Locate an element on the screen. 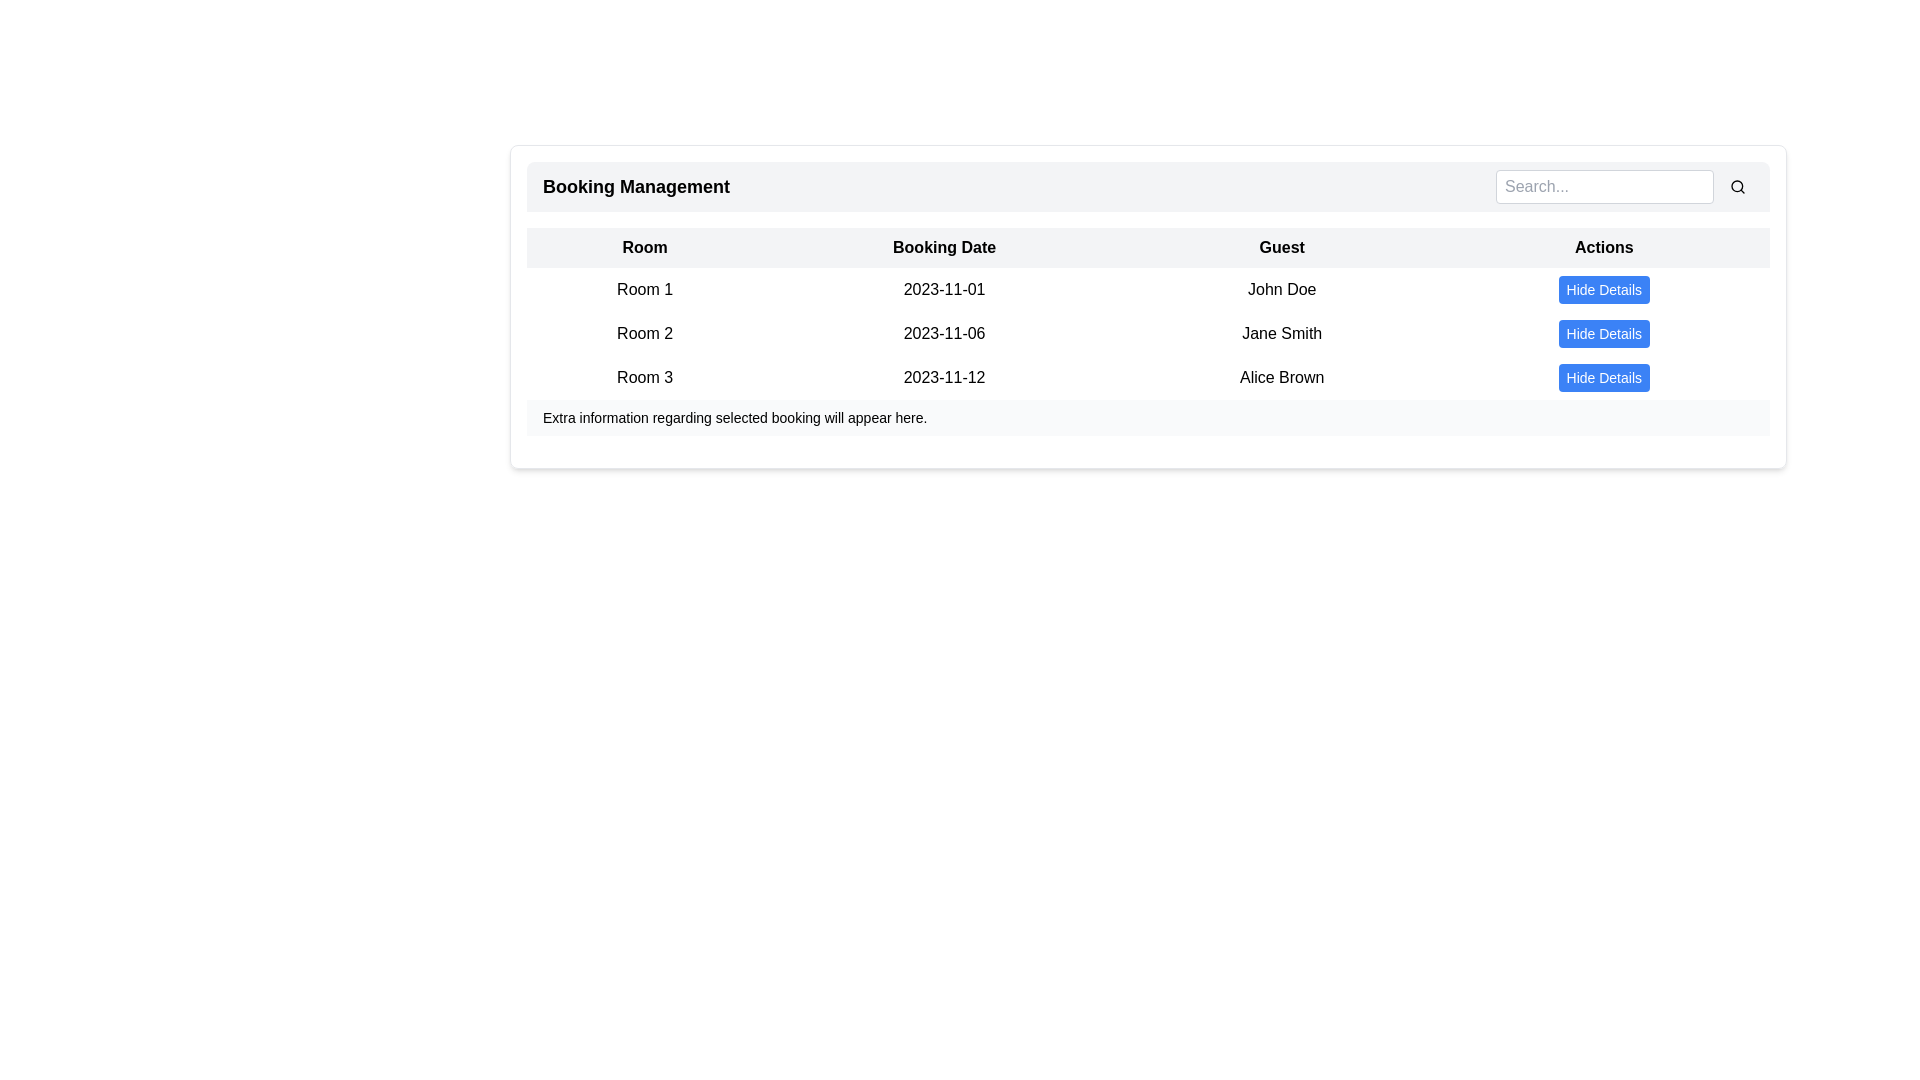  the search button located in the top-right part of the 'Booking Management' section to initiate a search is located at coordinates (1625, 186).